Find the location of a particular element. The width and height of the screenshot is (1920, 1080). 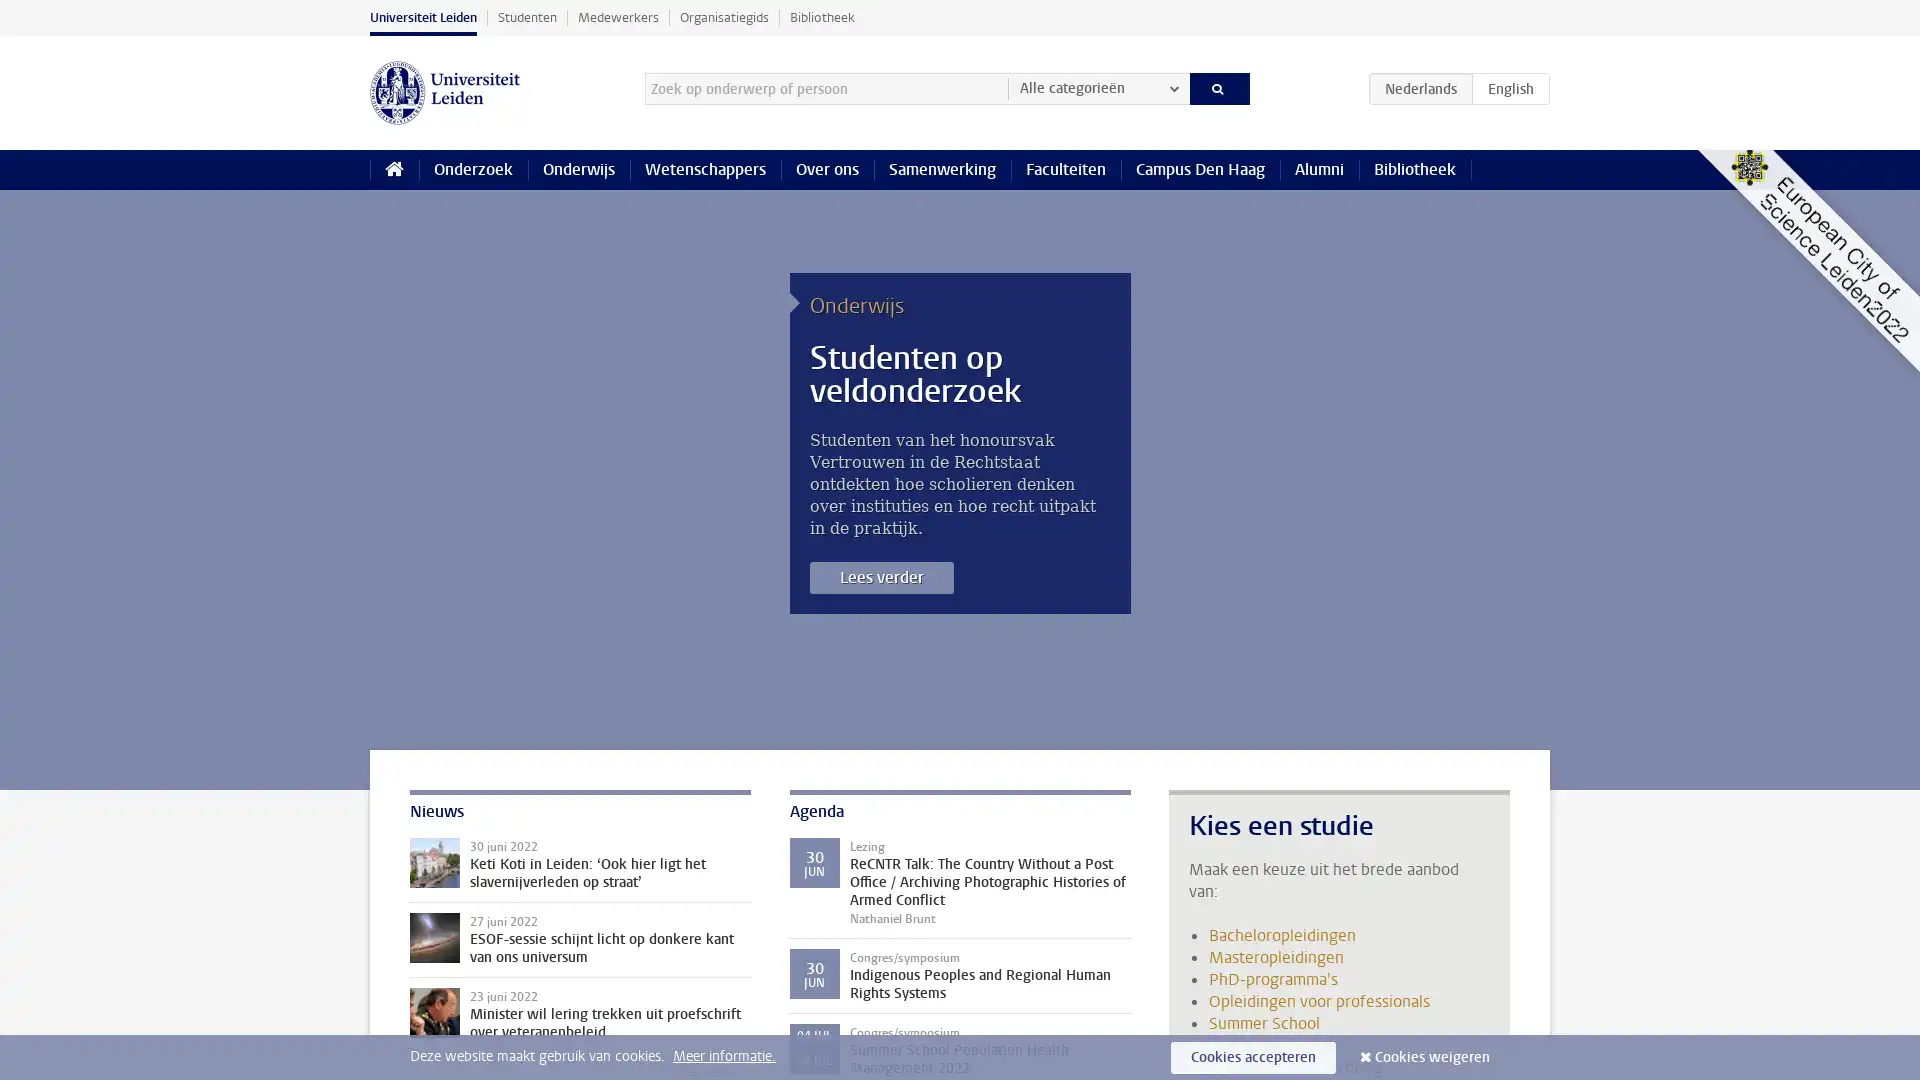

Zoeken is located at coordinates (1218, 87).